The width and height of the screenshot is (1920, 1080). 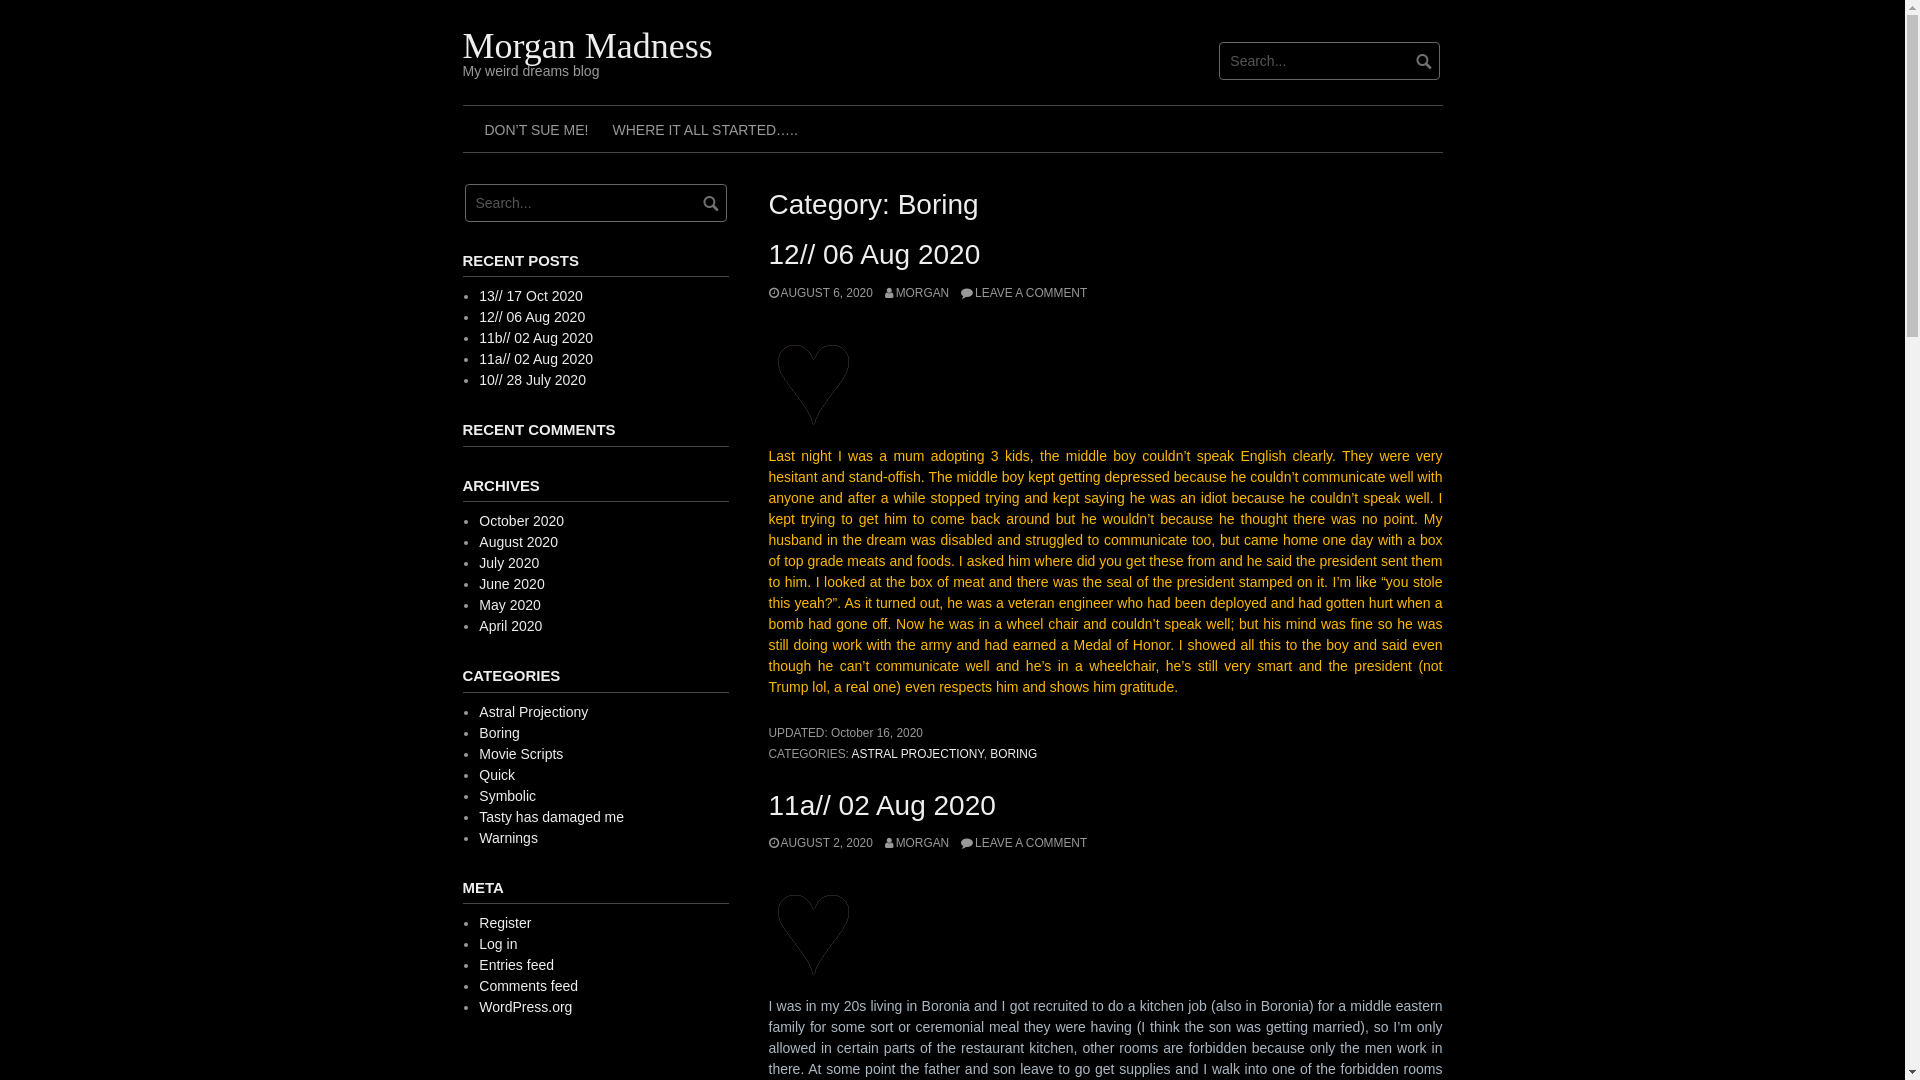 What do you see at coordinates (510, 624) in the screenshot?
I see `'April 2020'` at bounding box center [510, 624].